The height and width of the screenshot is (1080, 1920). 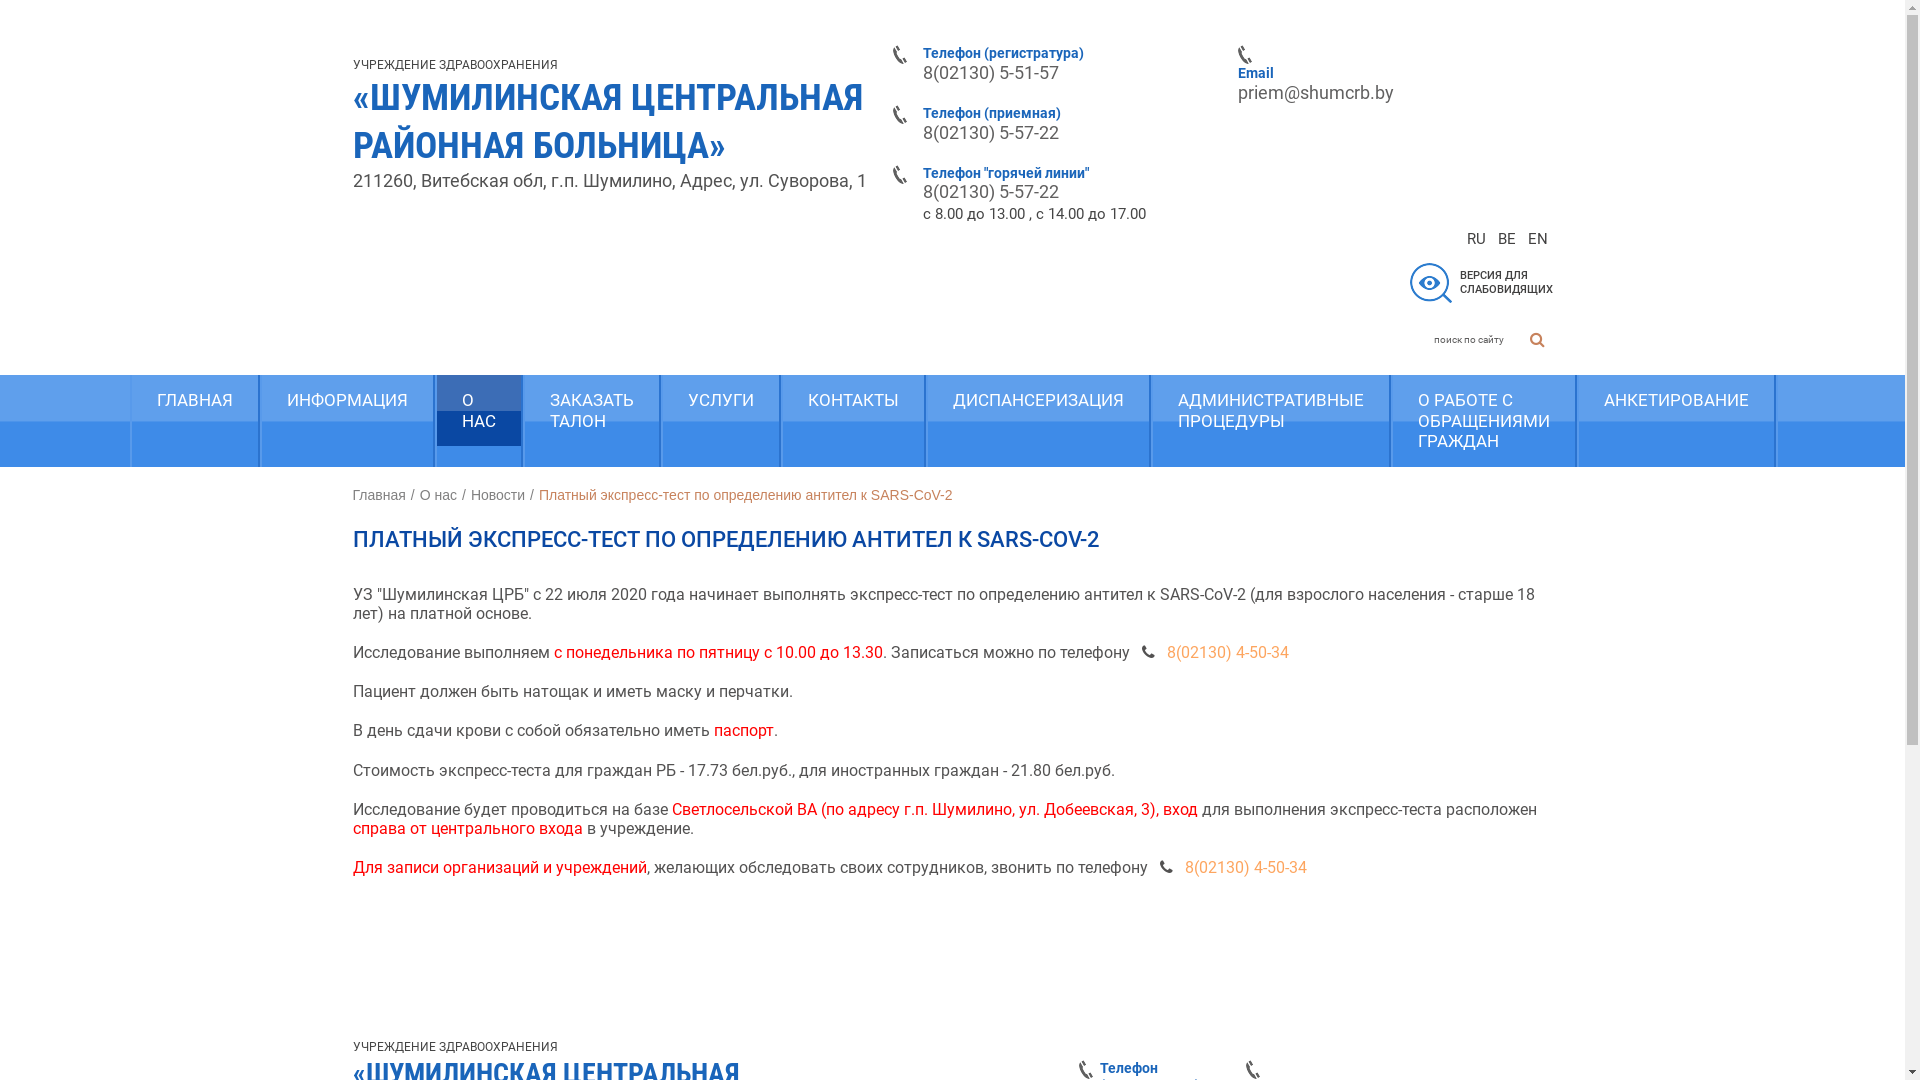 I want to click on 'RU', so click(x=1462, y=238).